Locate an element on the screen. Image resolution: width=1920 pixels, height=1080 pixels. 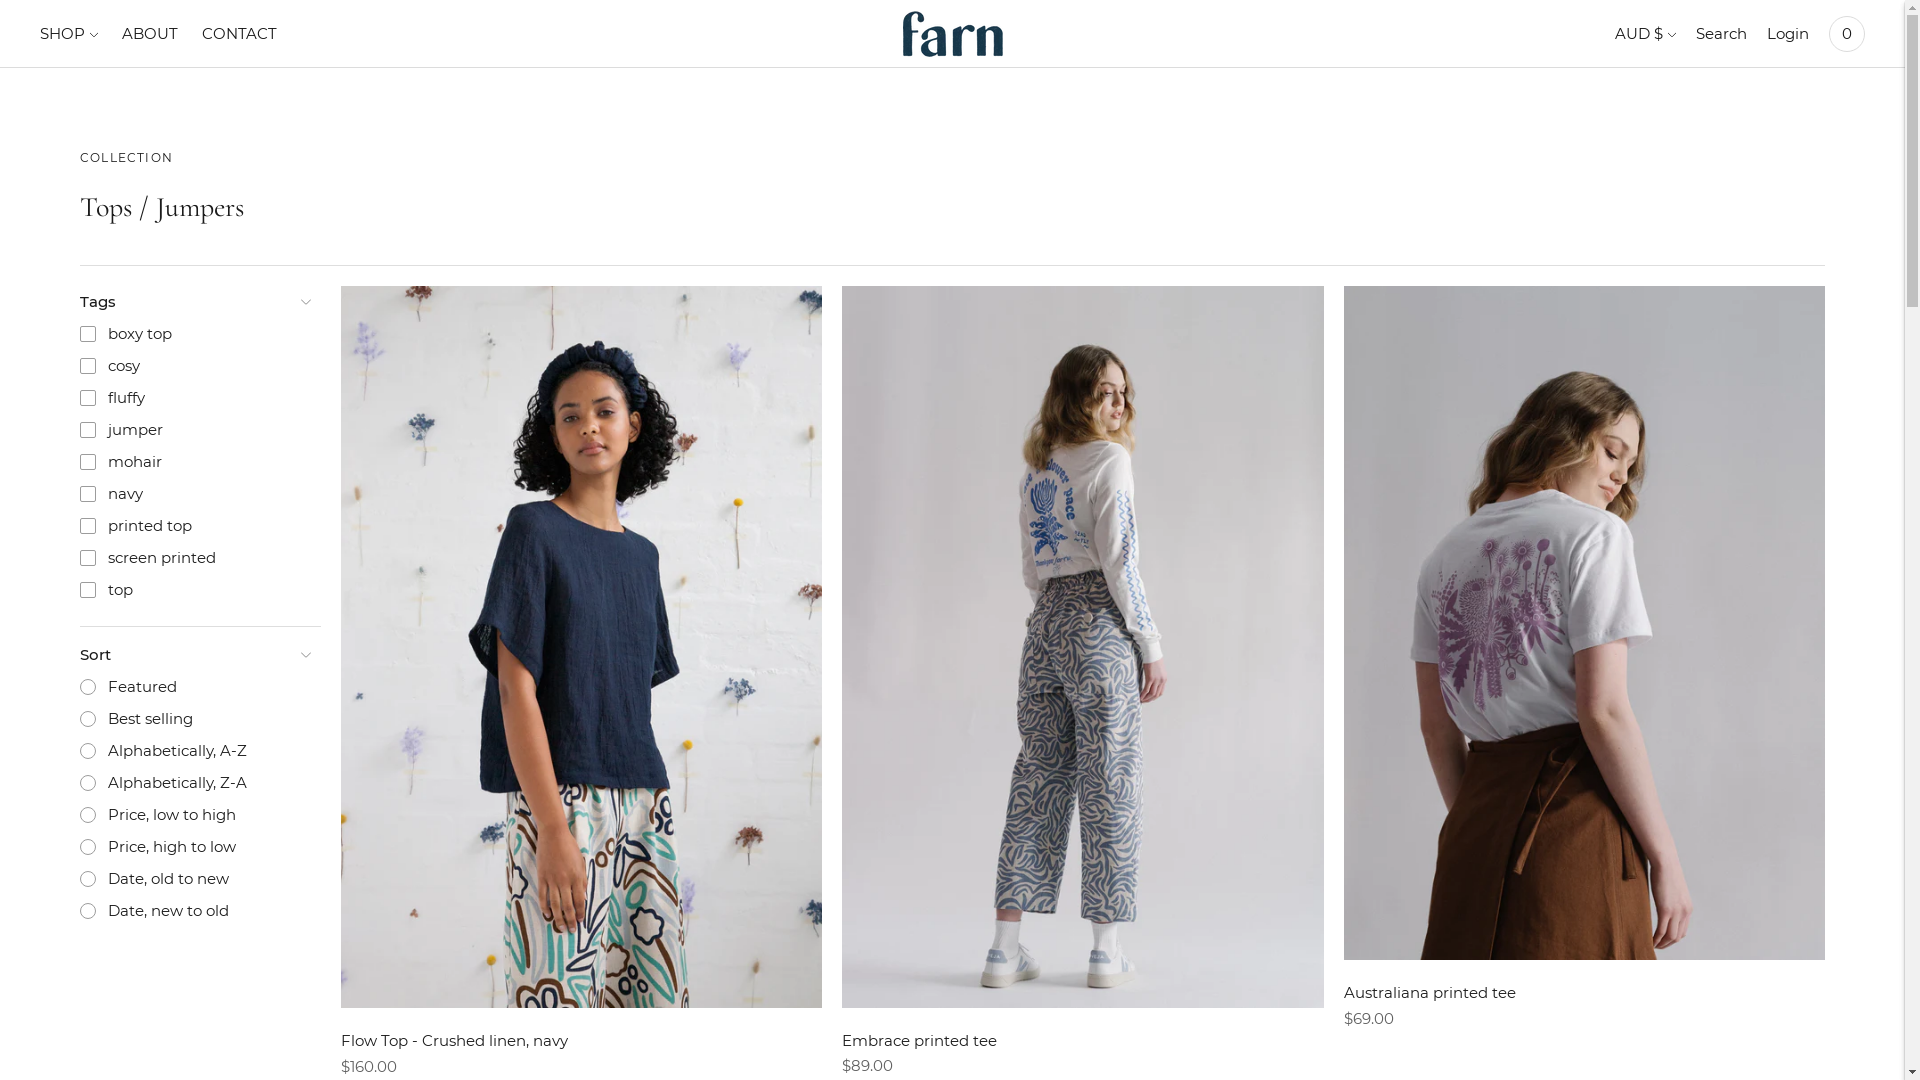
'AUD $' is located at coordinates (1614, 34).